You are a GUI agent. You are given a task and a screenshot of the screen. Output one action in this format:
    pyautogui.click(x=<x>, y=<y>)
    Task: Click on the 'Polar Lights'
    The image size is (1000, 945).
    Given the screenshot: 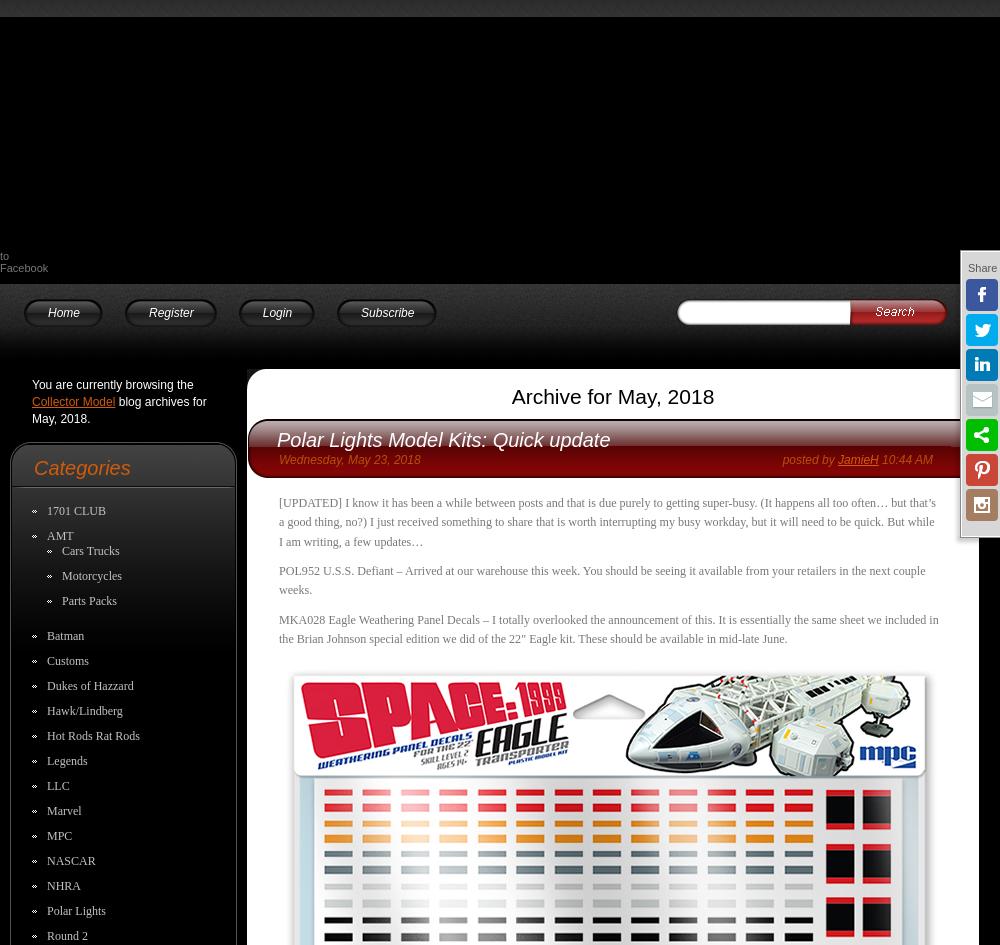 What is the action you would take?
    pyautogui.click(x=75, y=909)
    